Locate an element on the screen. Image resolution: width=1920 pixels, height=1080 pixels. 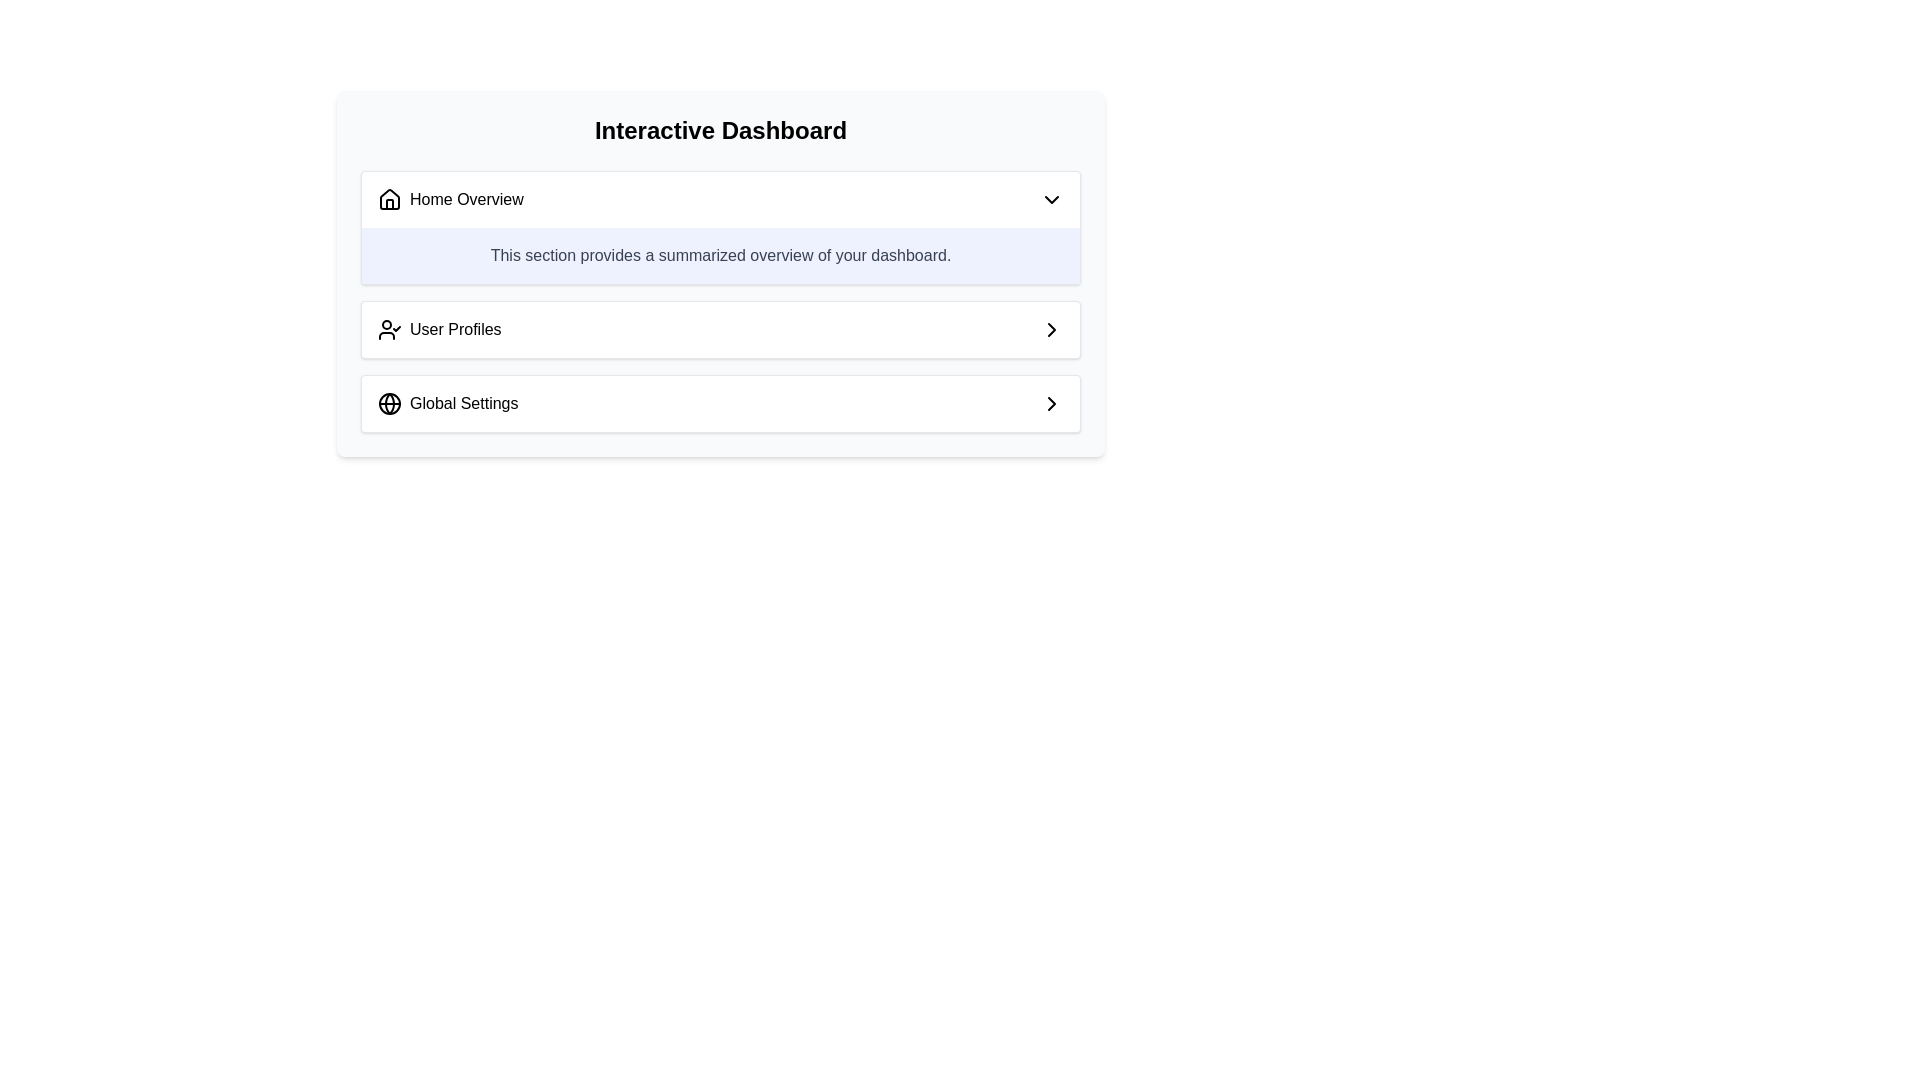
text content of the 'Global Settings' text label with a globe icon, which is the last entry in the vertical list of navigation options is located at coordinates (447, 404).